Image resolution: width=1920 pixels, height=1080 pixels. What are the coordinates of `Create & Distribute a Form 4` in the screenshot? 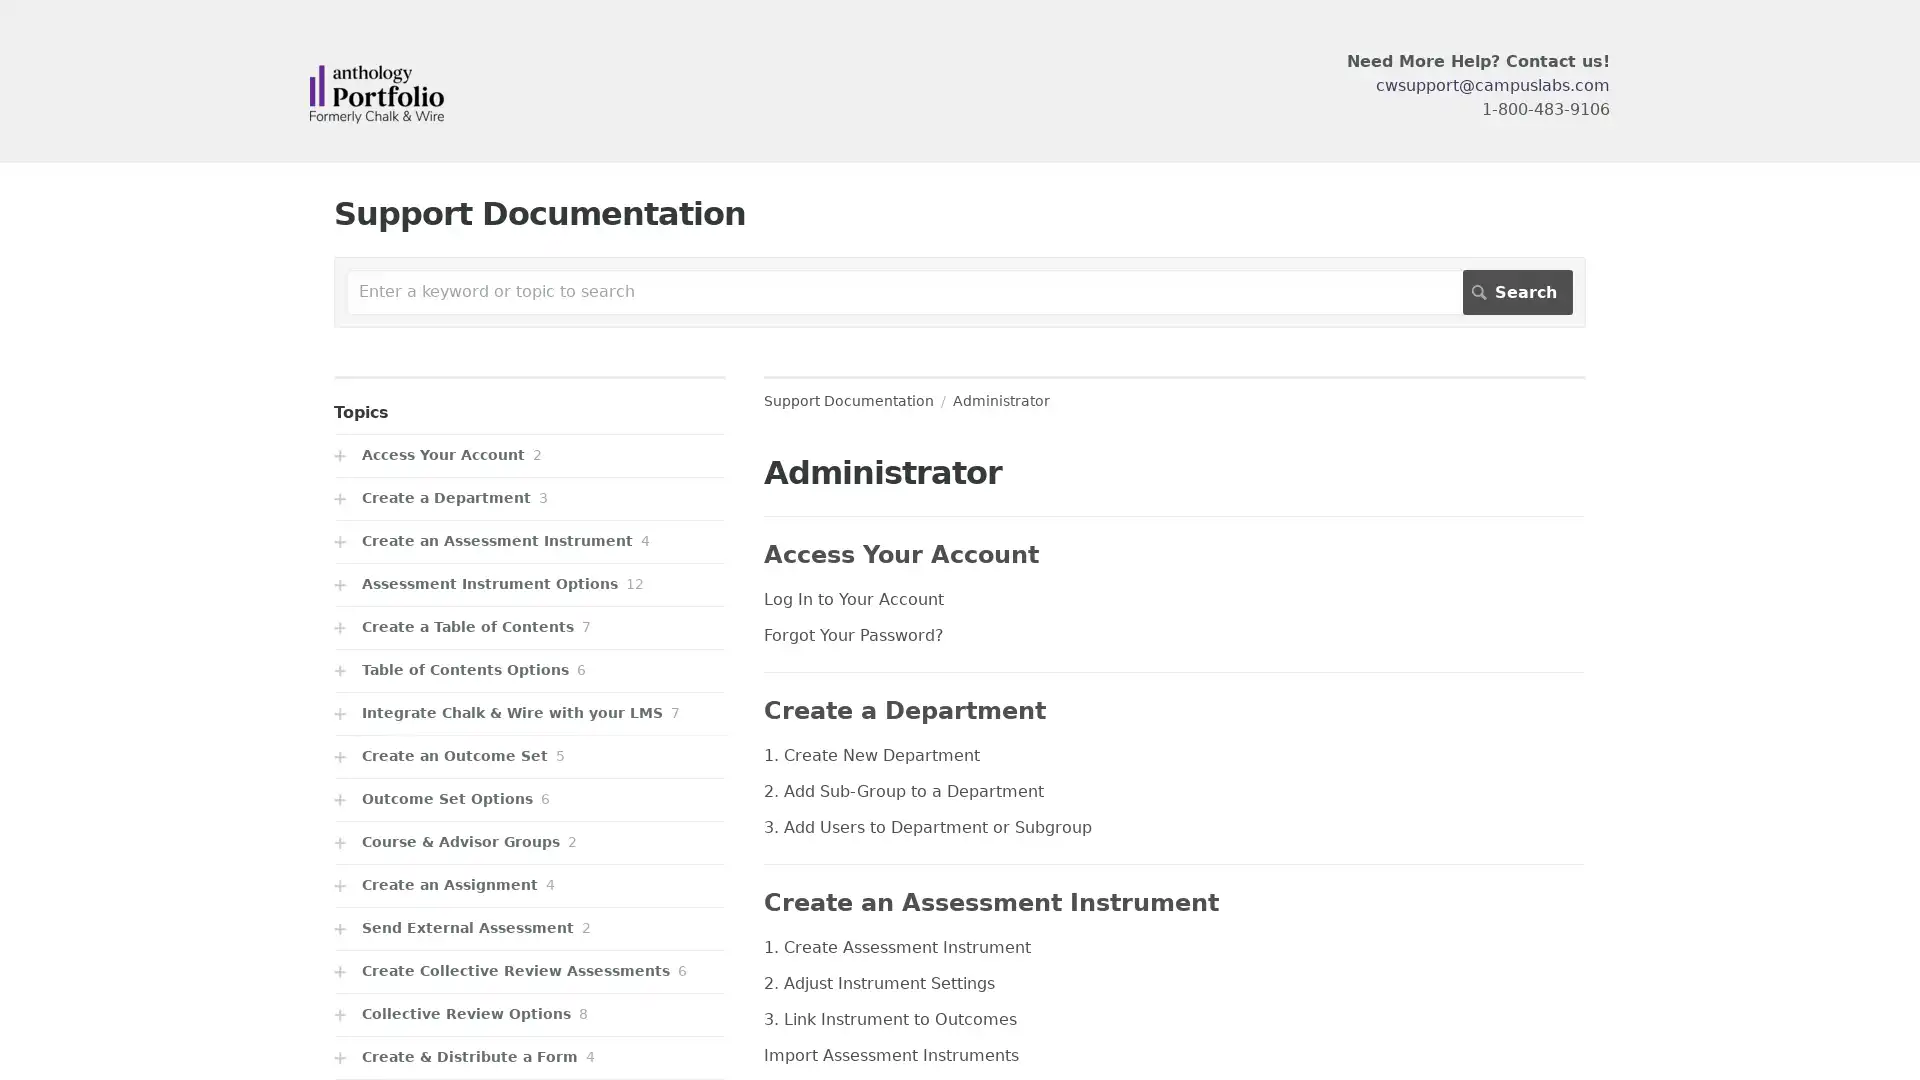 It's located at (529, 1056).